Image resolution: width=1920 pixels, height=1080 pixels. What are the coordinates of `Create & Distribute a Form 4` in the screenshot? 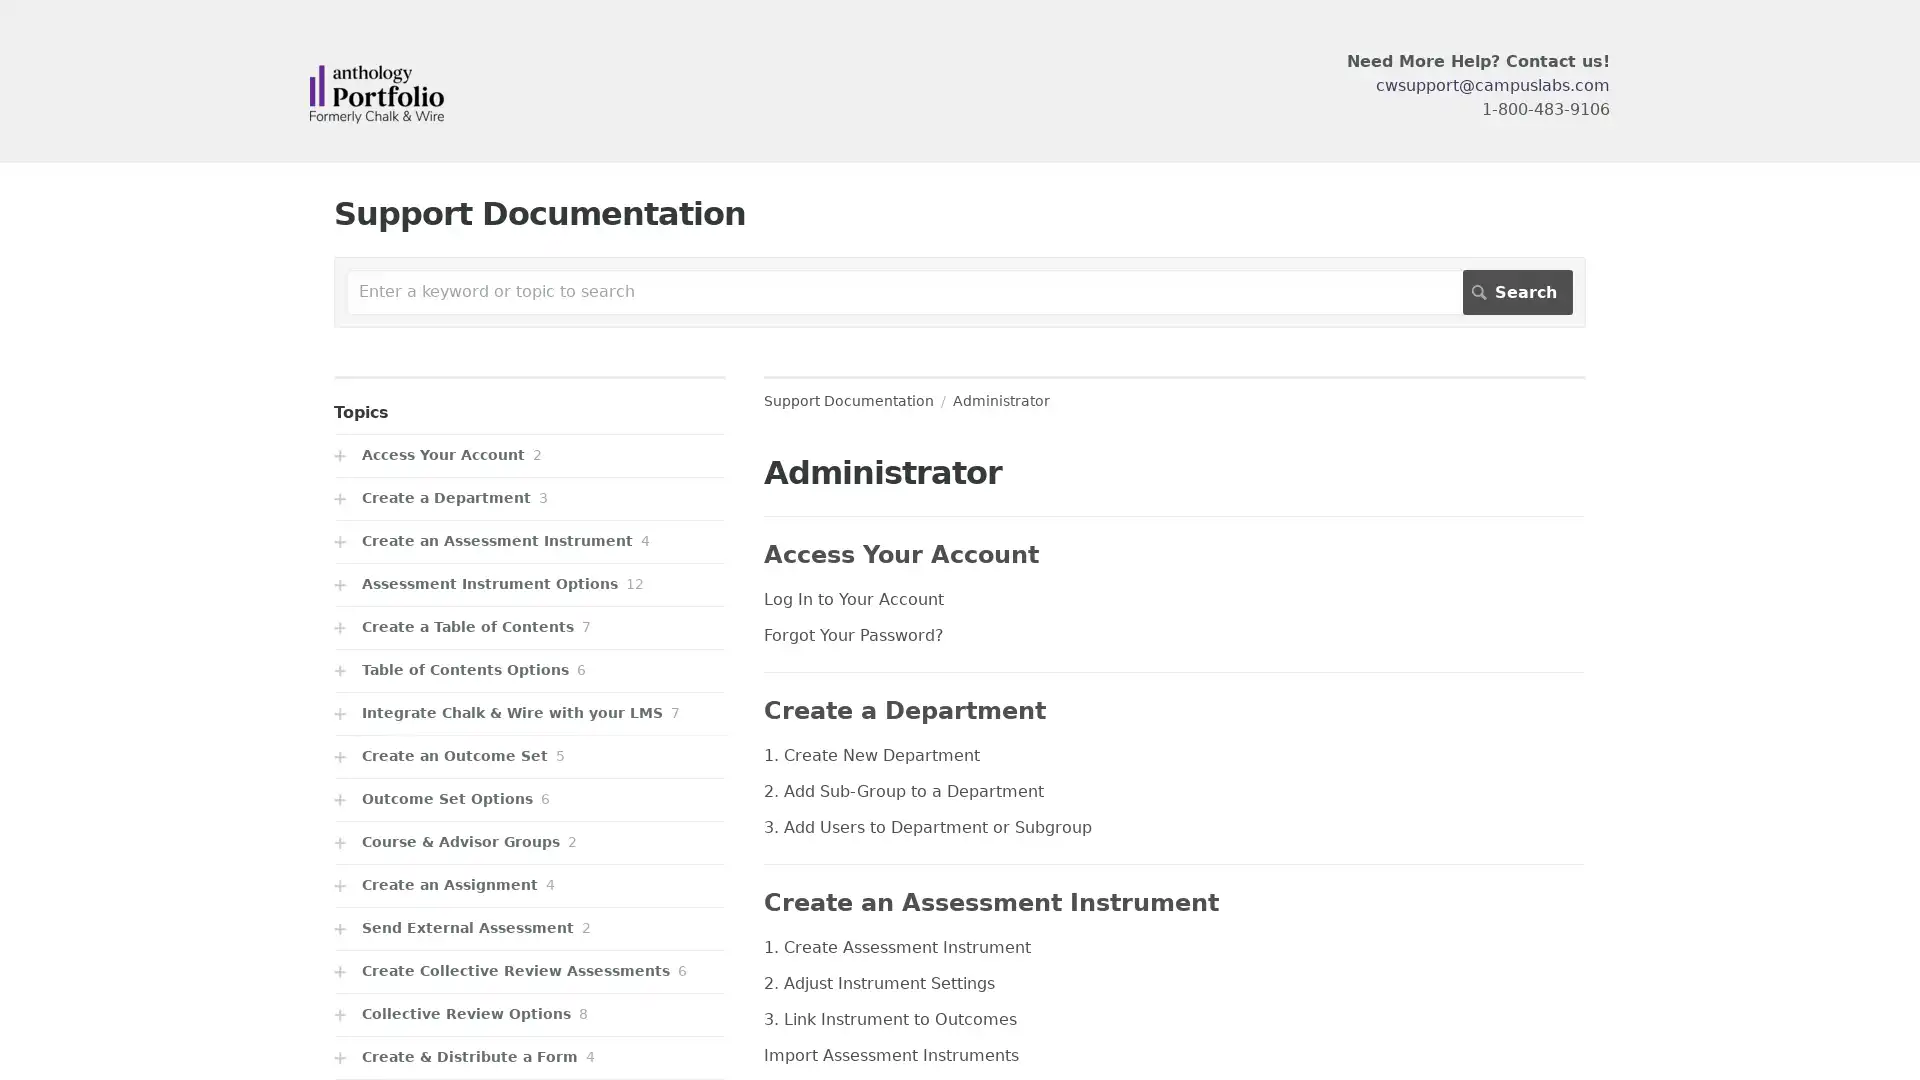 It's located at (529, 1056).